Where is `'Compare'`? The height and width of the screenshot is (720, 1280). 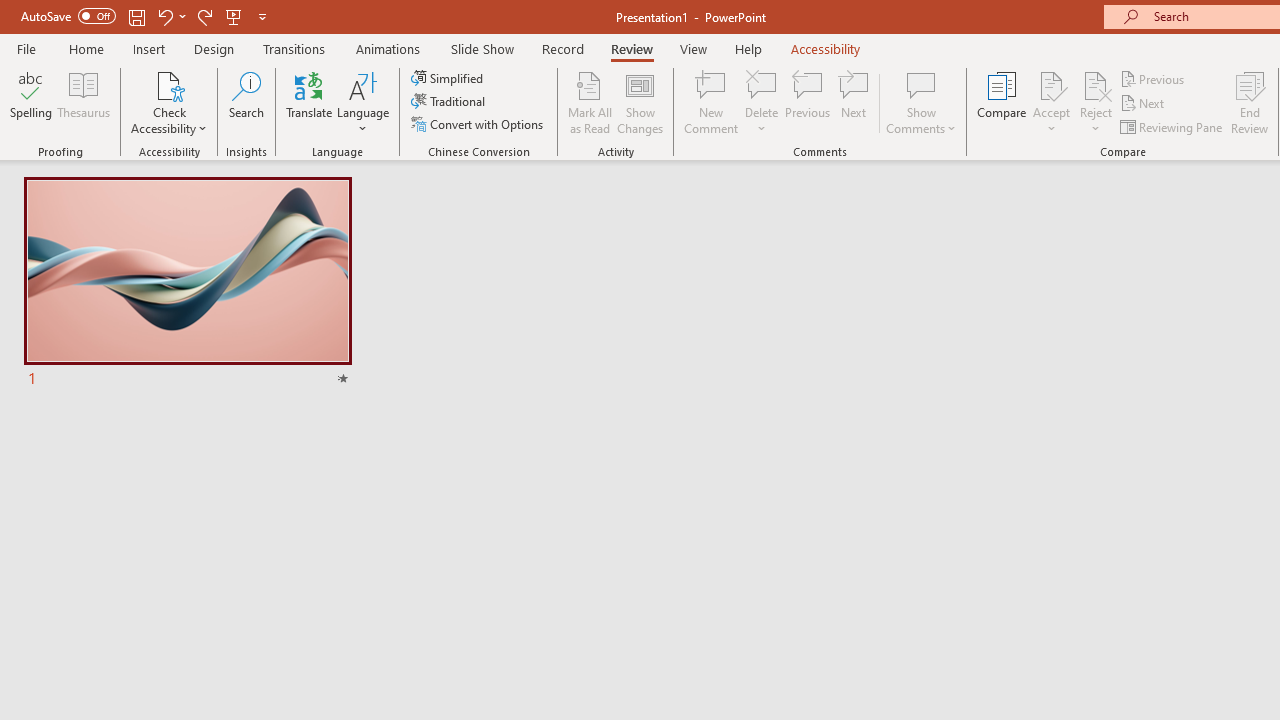 'Compare' is located at coordinates (1002, 103).